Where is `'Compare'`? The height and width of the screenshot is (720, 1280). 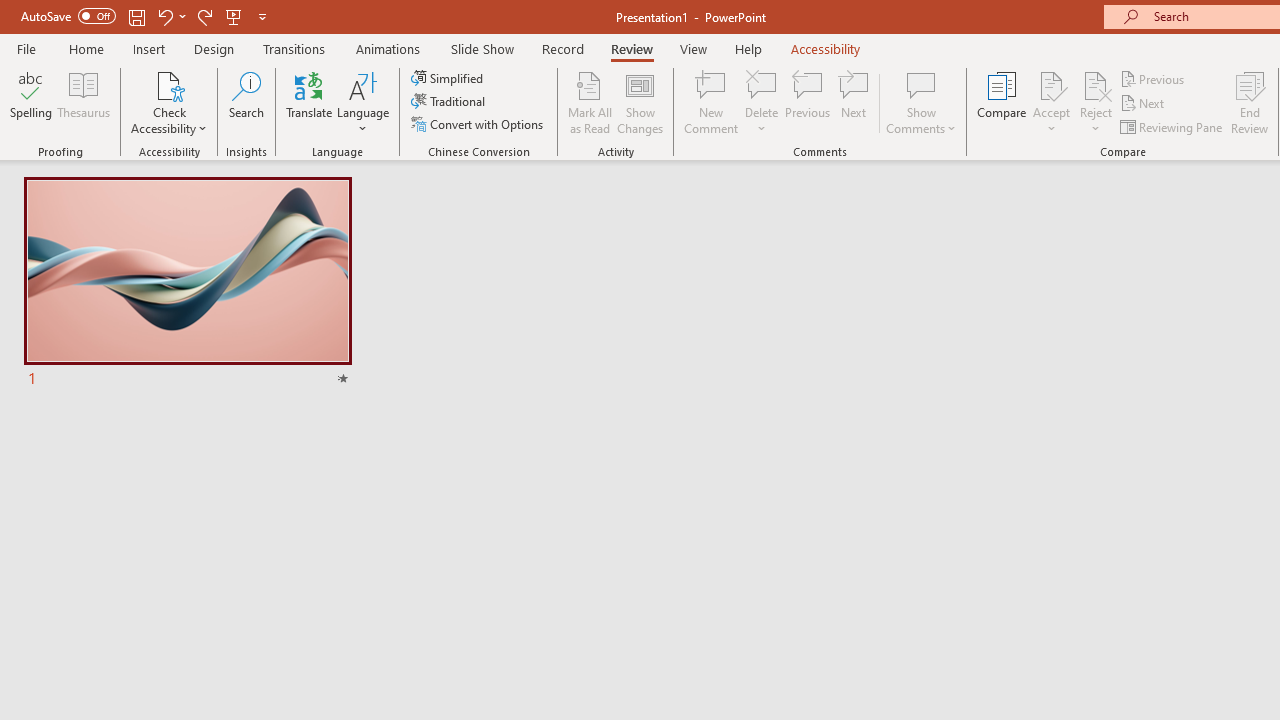 'Compare' is located at coordinates (1002, 103).